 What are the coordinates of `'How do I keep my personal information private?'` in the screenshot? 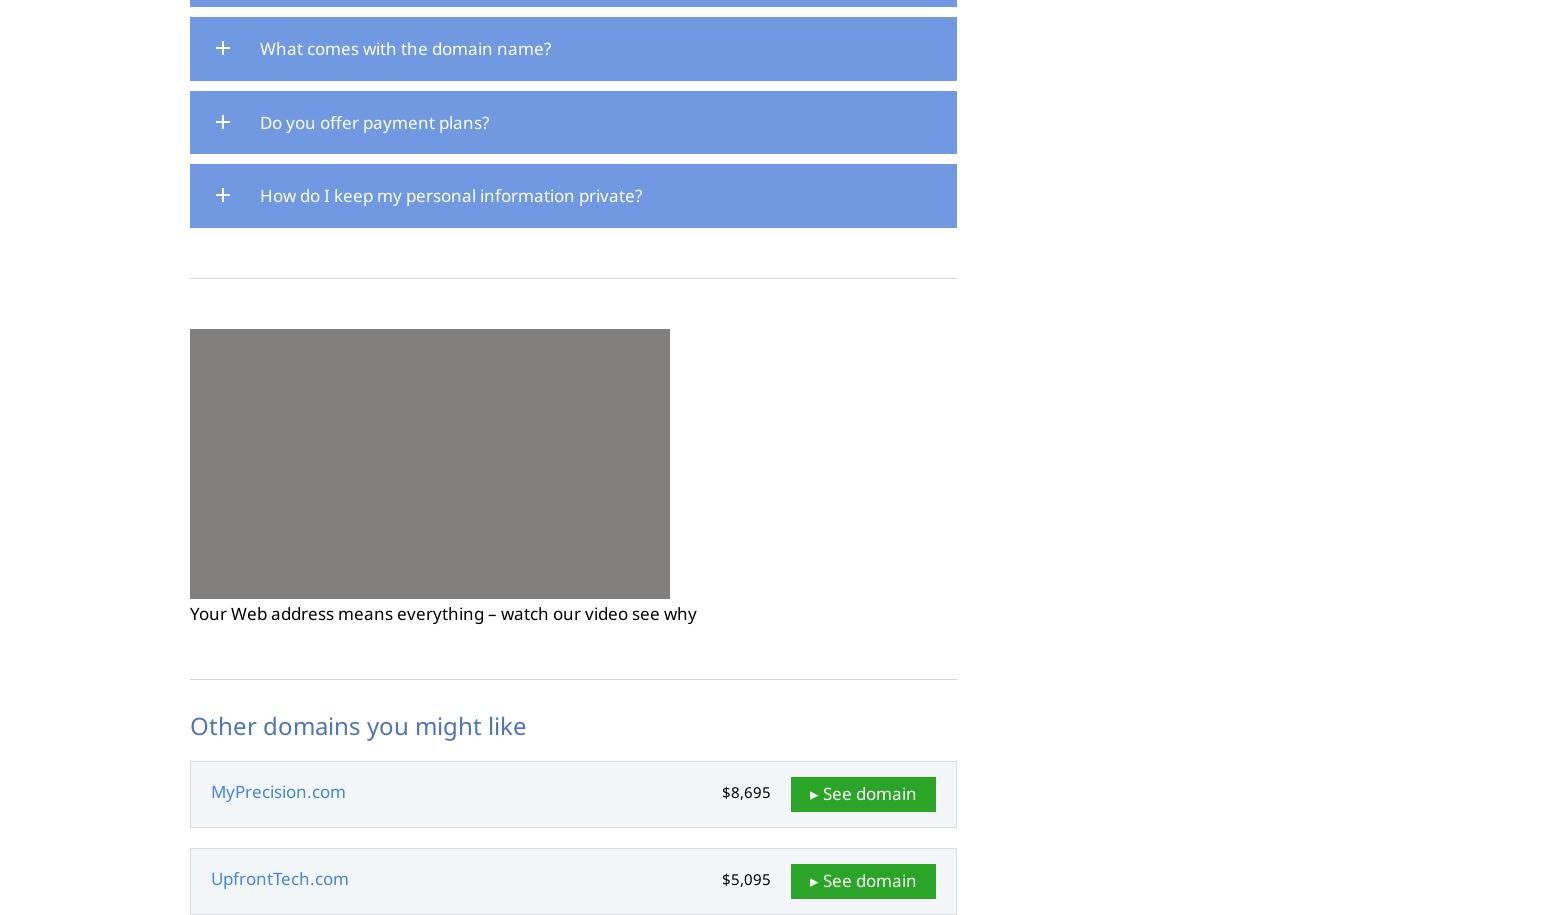 It's located at (451, 194).